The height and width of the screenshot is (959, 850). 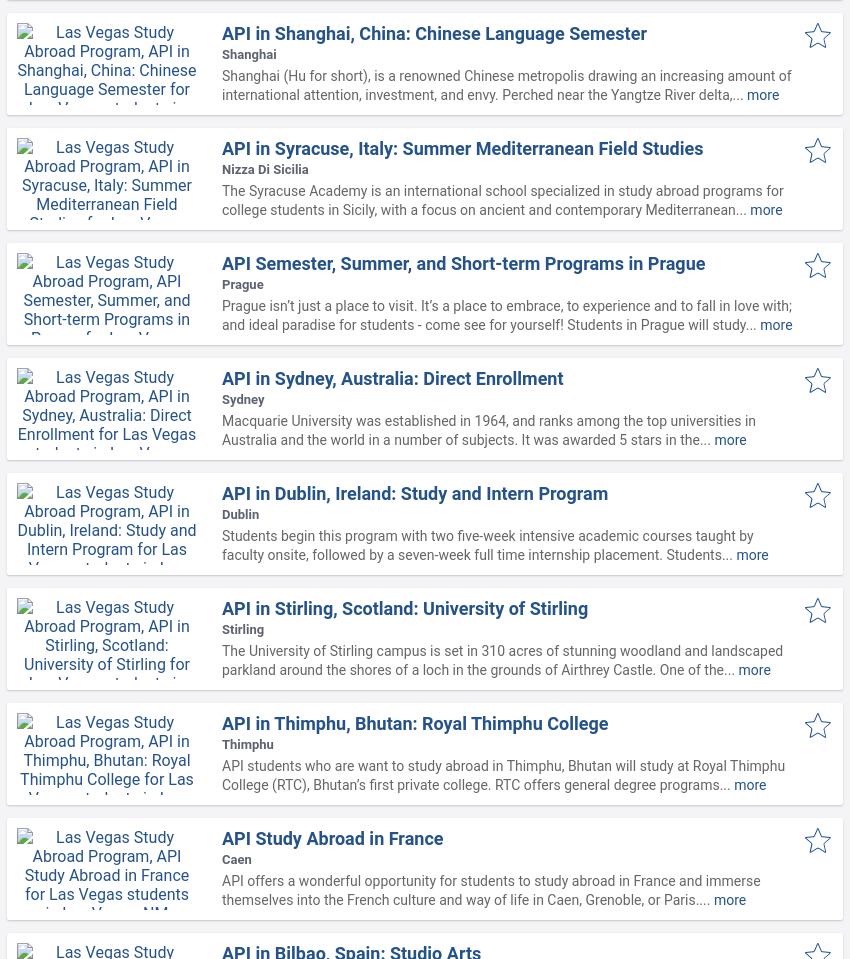 I want to click on 'Nizza Di Sicilia', so click(x=264, y=168).